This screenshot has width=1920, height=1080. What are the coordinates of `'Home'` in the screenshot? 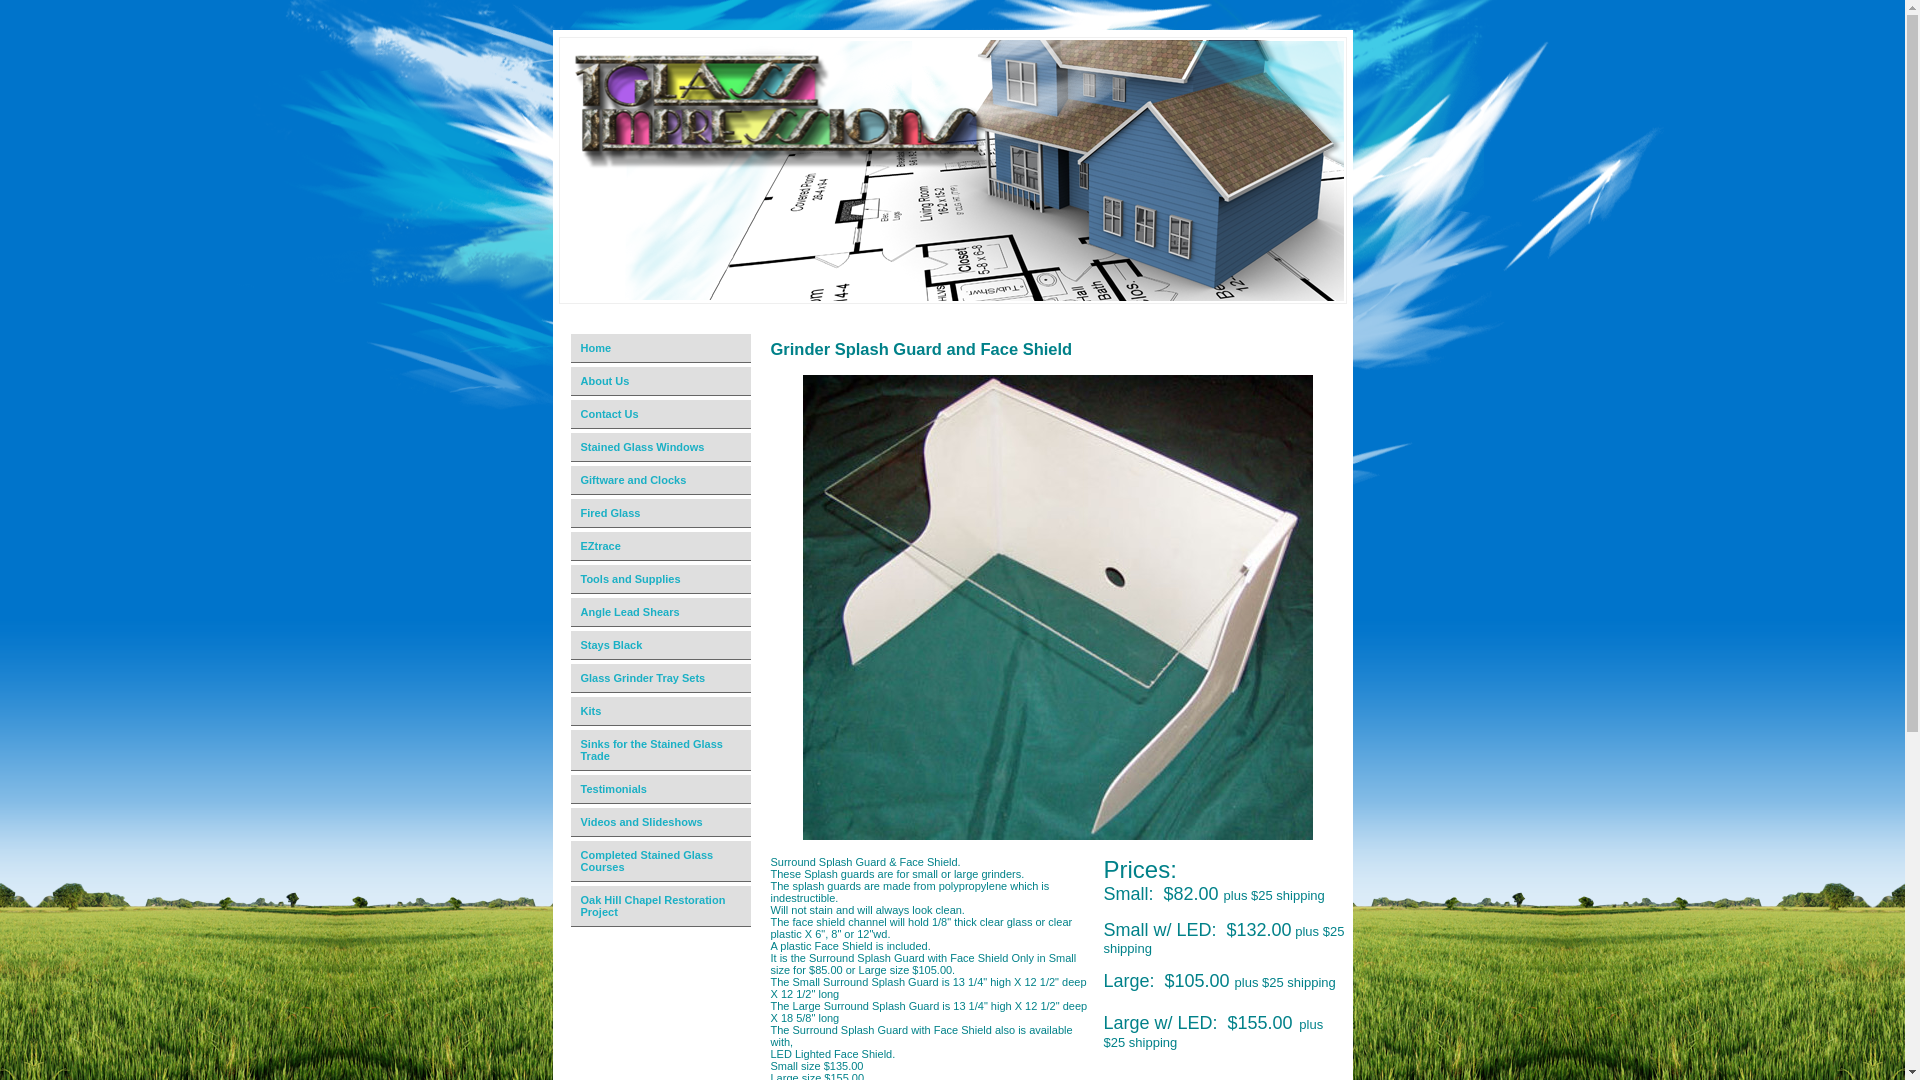 It's located at (662, 347).